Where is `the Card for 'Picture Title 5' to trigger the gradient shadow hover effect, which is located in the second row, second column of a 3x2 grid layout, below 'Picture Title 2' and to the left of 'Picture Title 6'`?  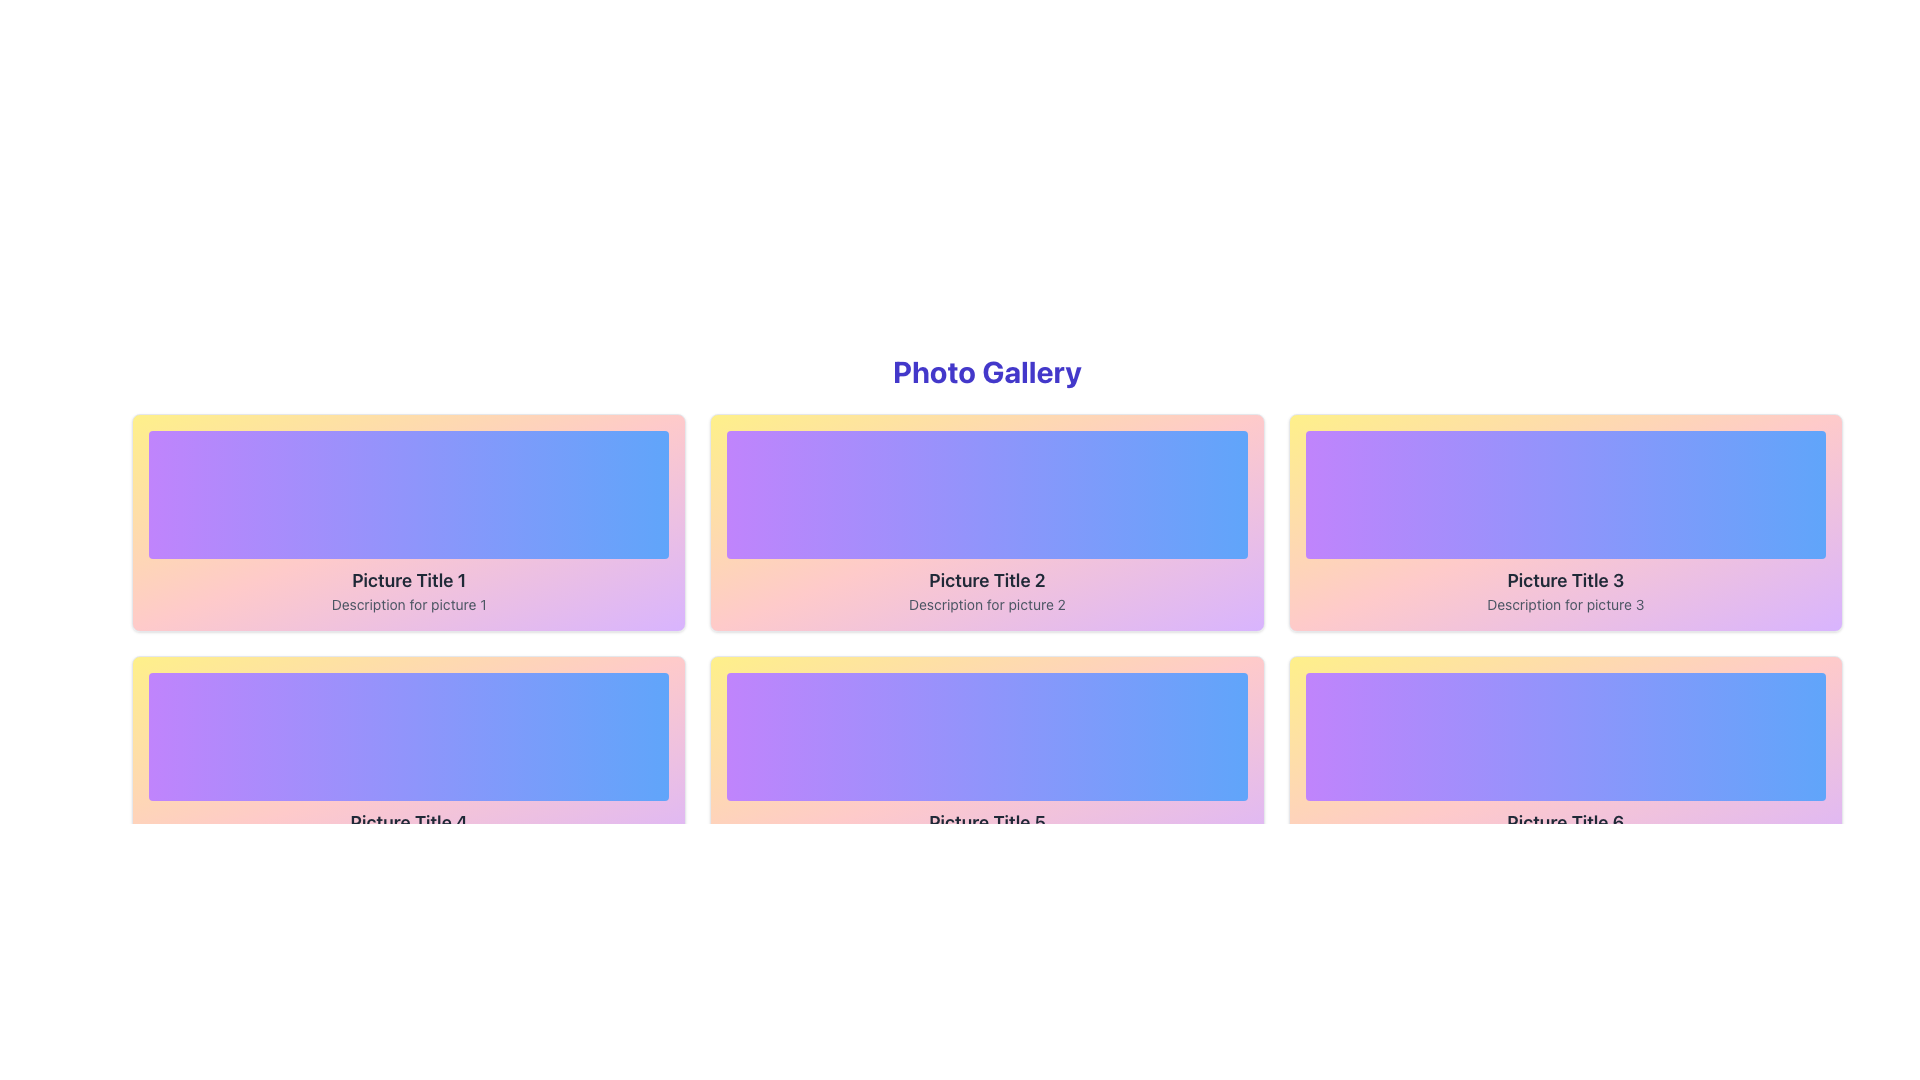 the Card for 'Picture Title 5' to trigger the gradient shadow hover effect, which is located in the second row, second column of a 3x2 grid layout, below 'Picture Title 2' and to the left of 'Picture Title 6' is located at coordinates (987, 764).